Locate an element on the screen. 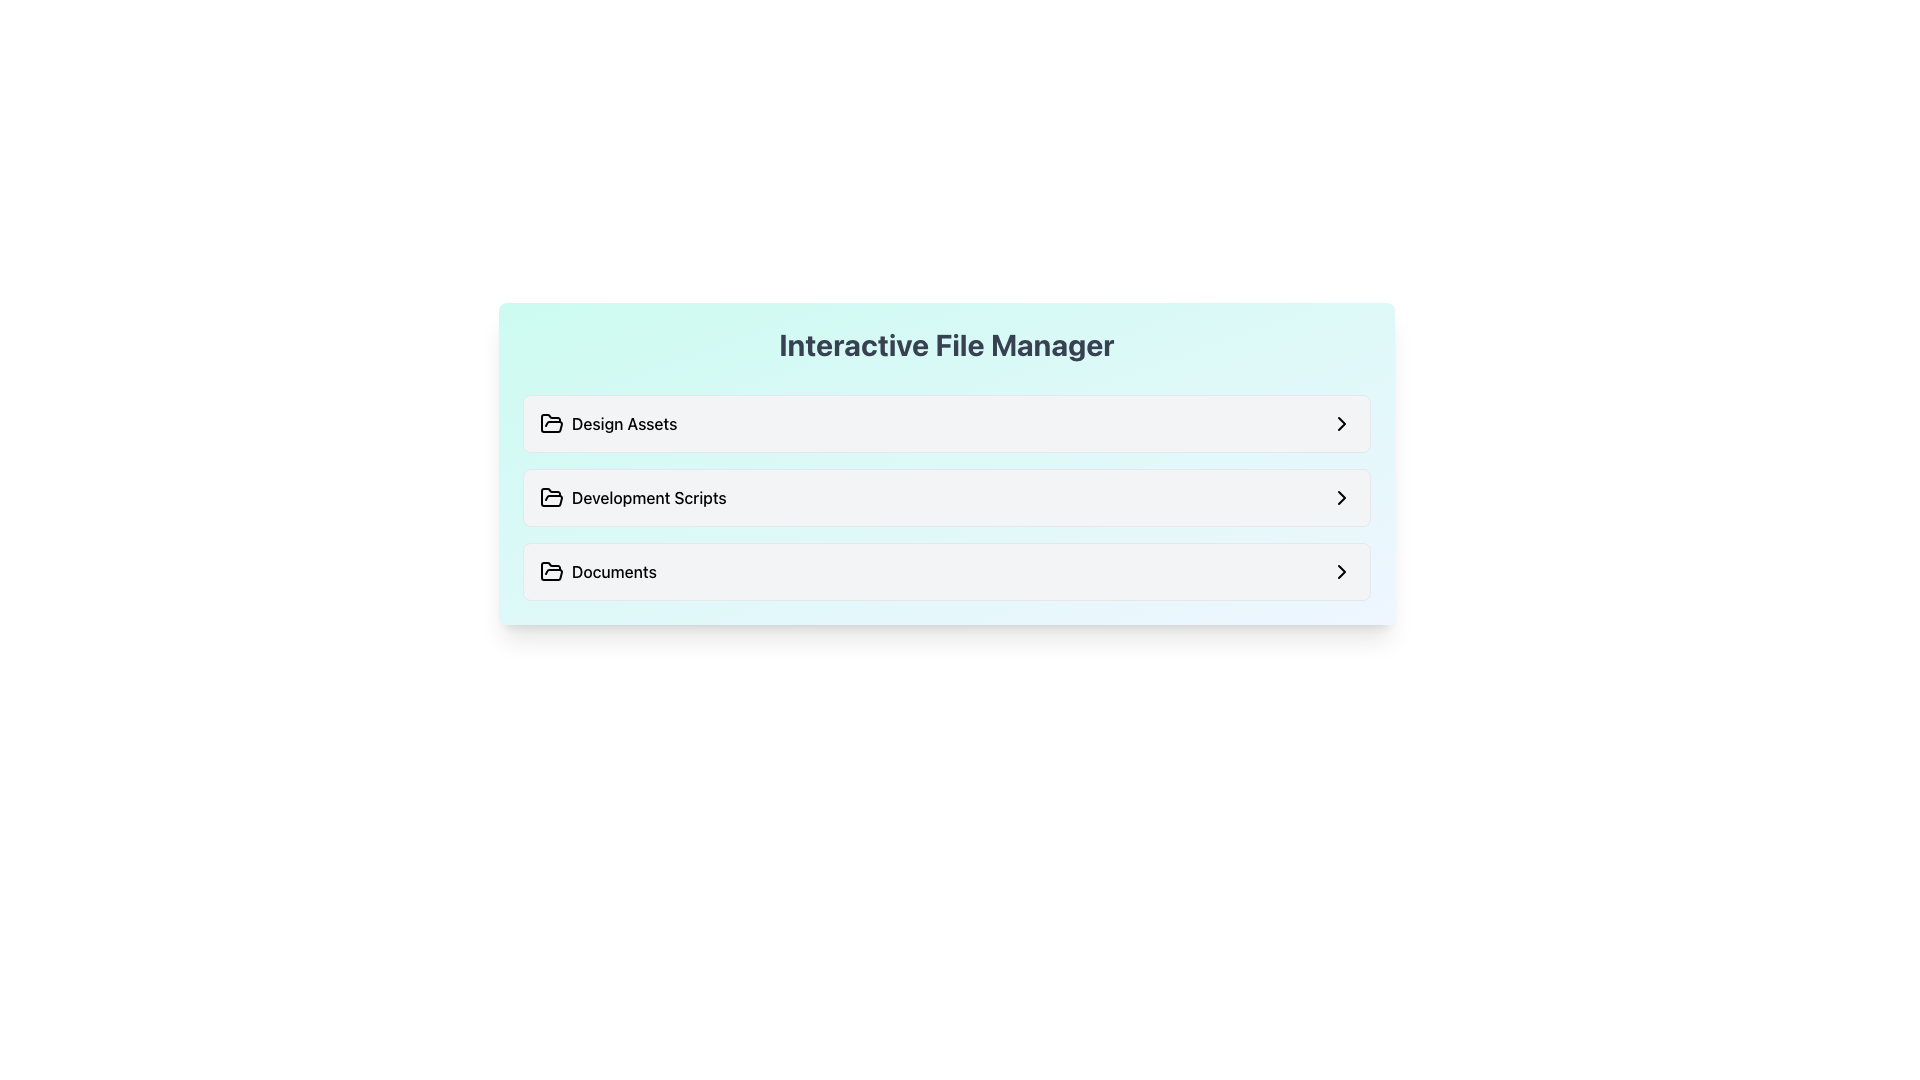  the rightward-pointing chevron icon within the 'Documents' item at the bottom of the vertical list, which serves to indicate an interactive element for navigation or expansion is located at coordinates (1342, 571).